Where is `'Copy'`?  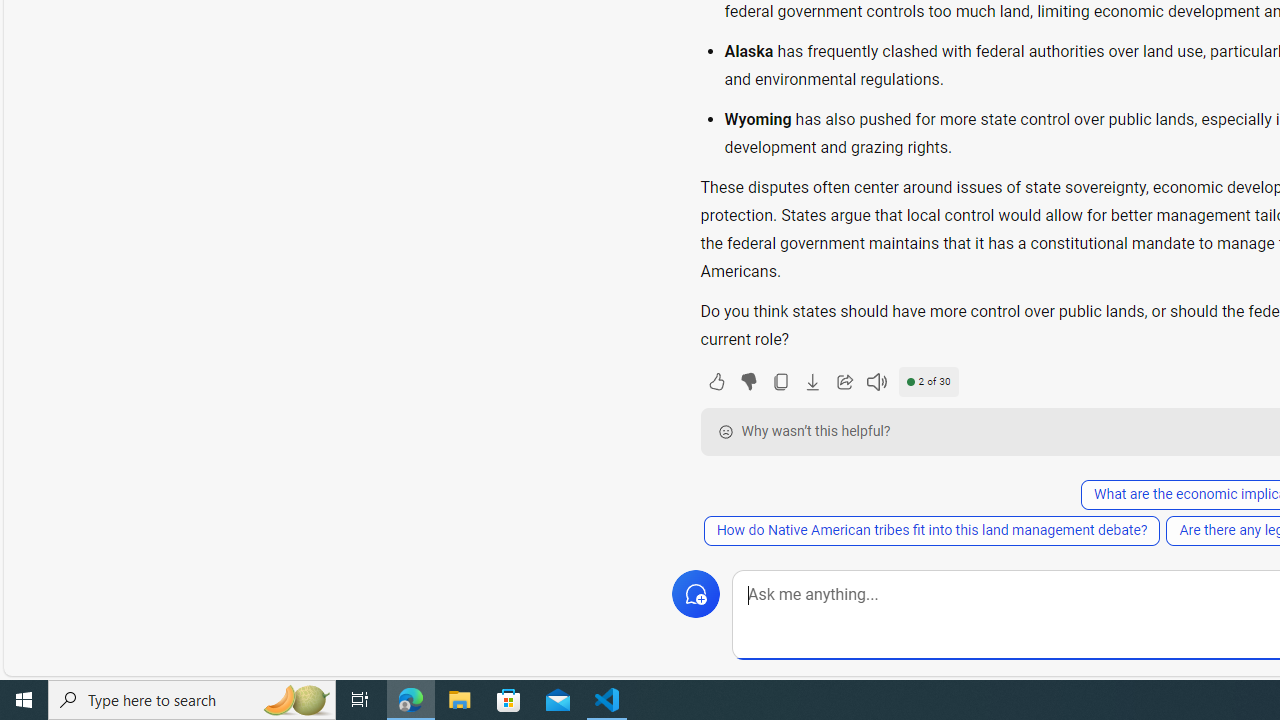
'Copy' is located at coordinates (779, 381).